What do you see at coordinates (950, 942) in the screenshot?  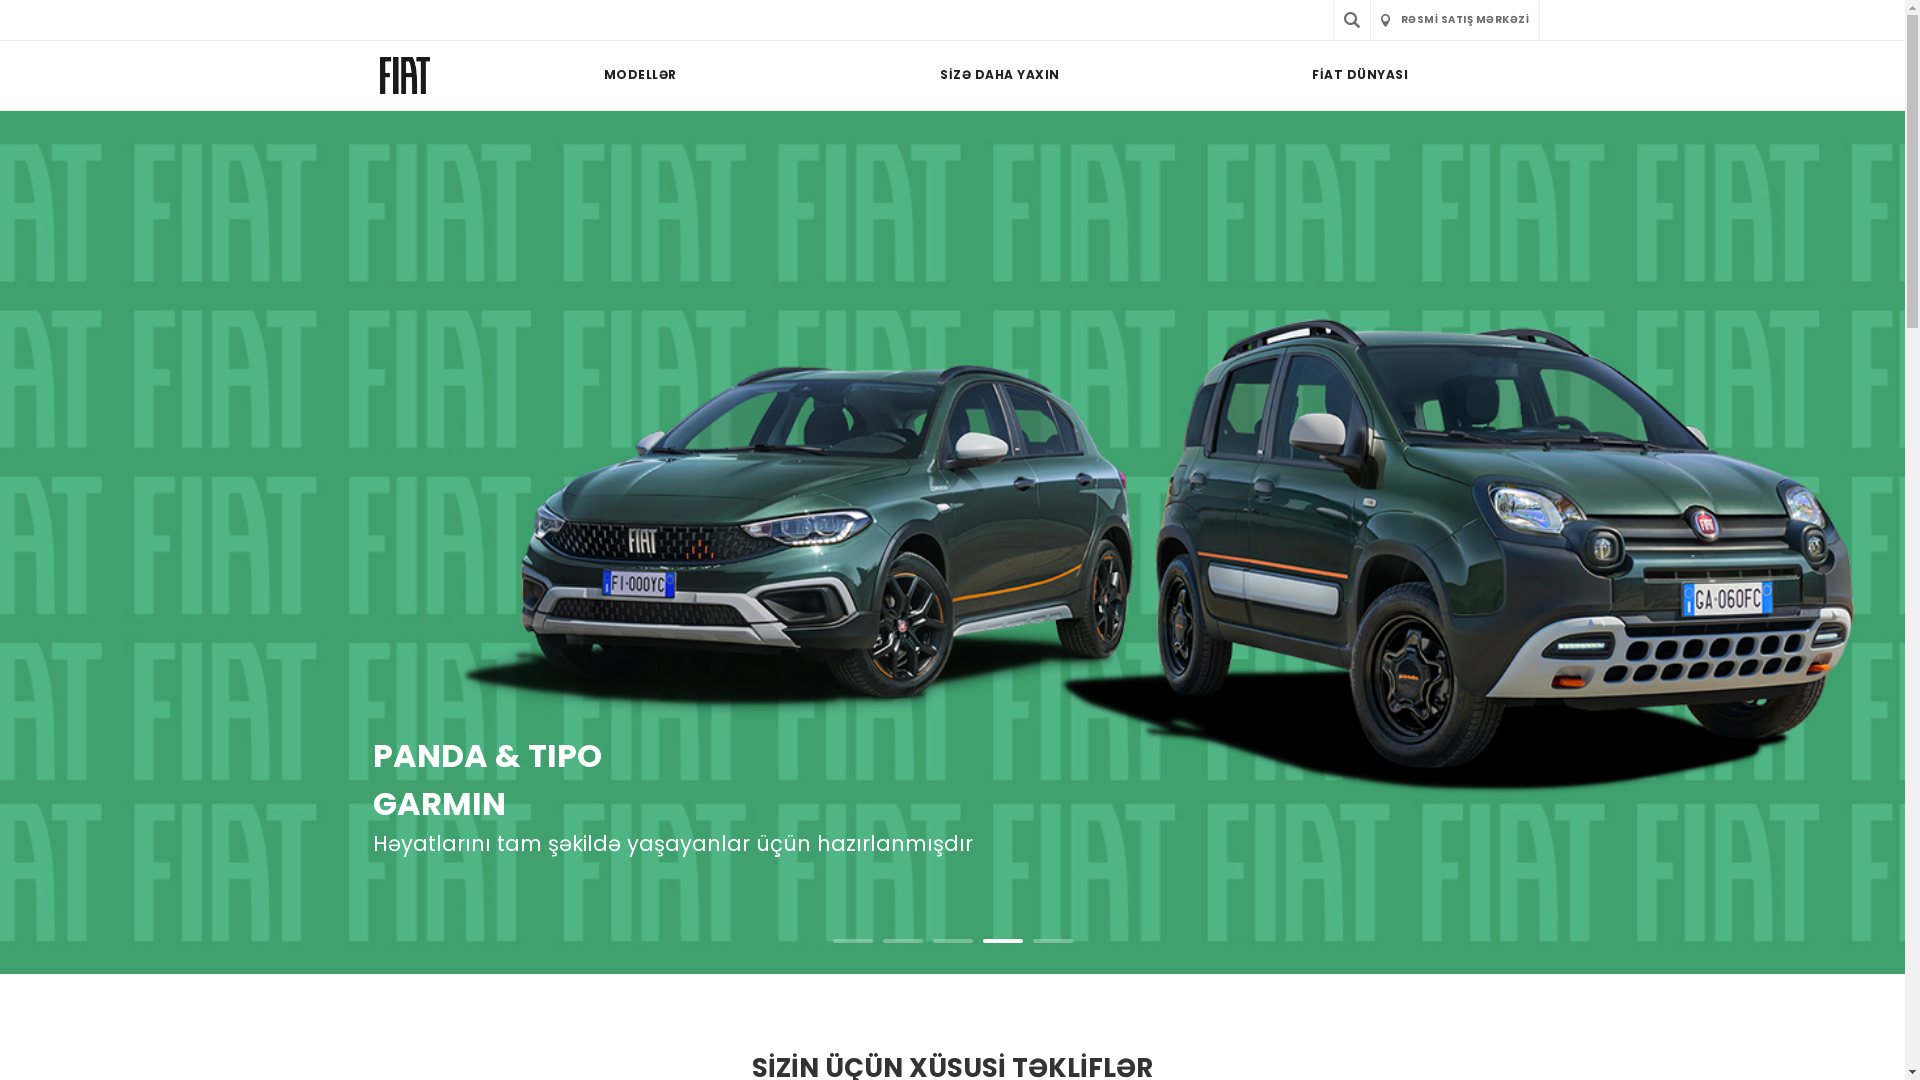 I see `'3'` at bounding box center [950, 942].